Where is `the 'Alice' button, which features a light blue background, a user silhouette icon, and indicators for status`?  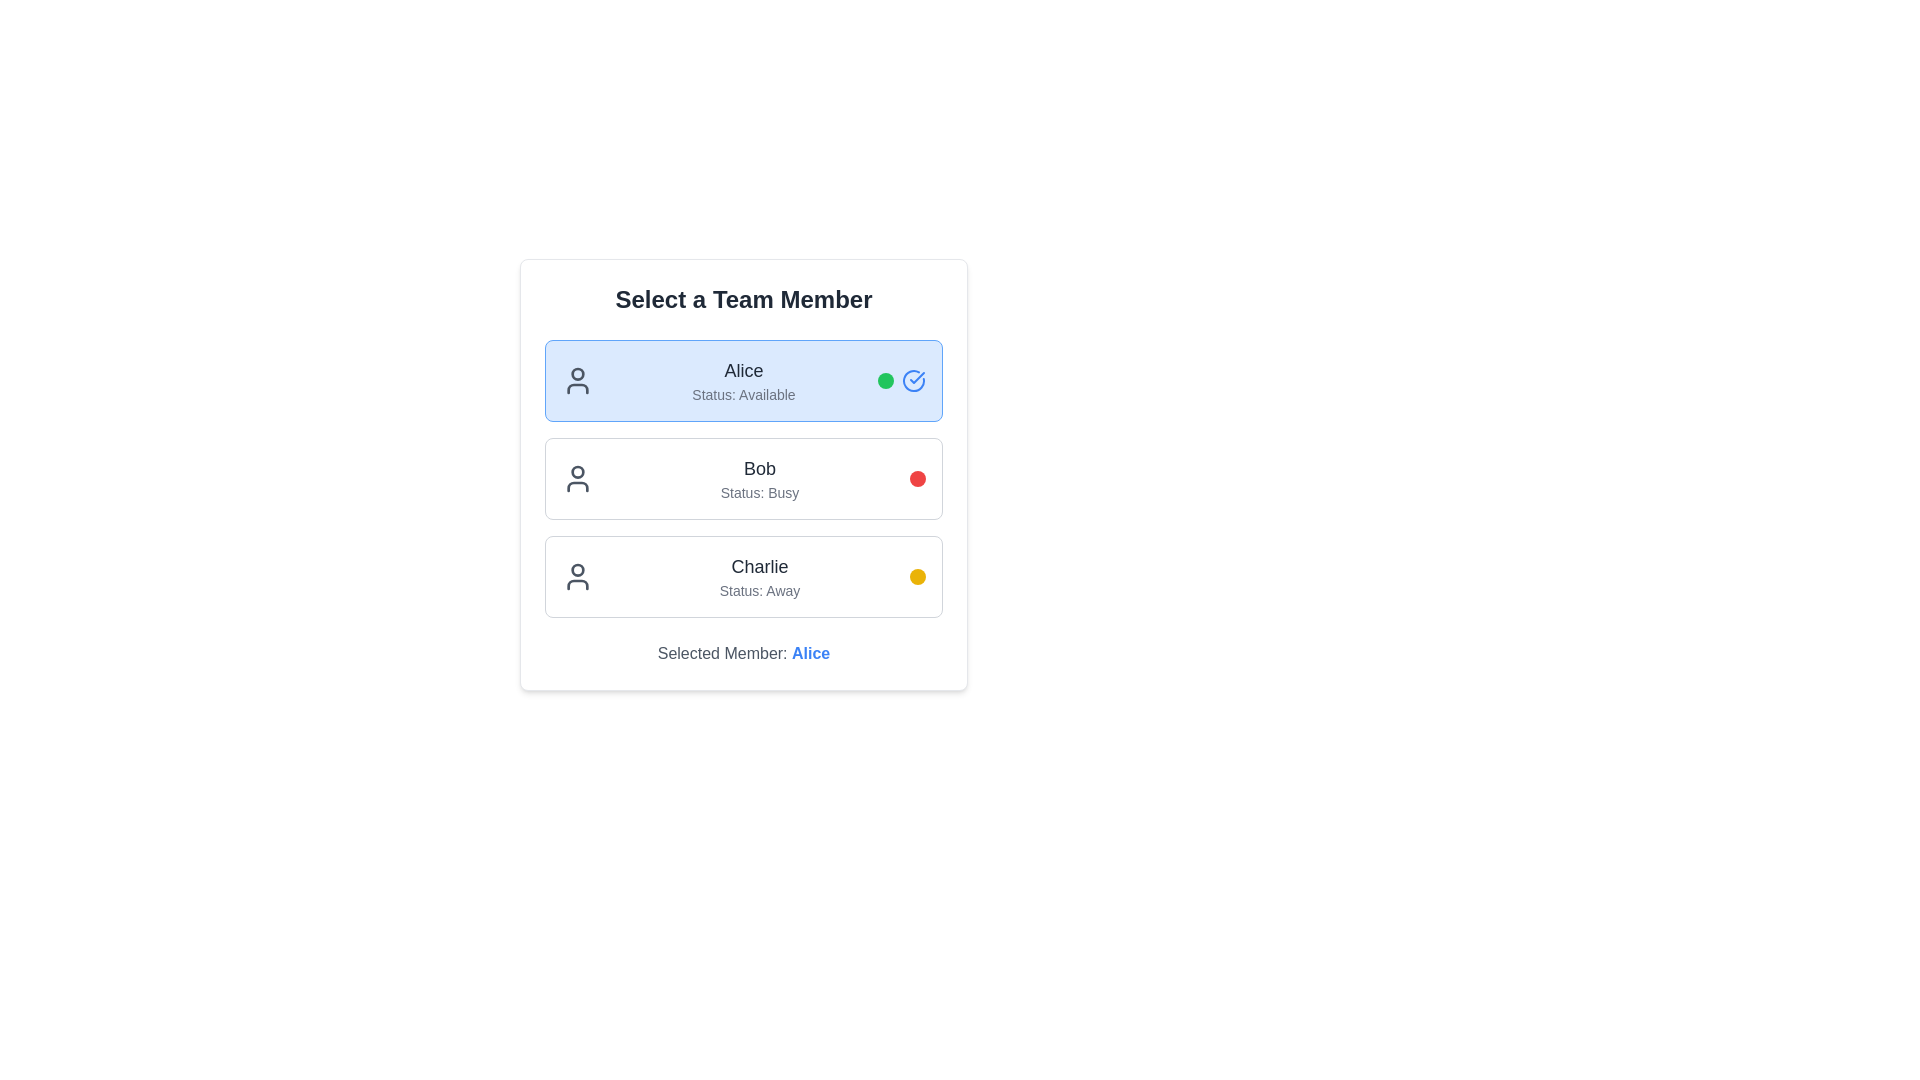
the 'Alice' button, which features a light blue background, a user silhouette icon, and indicators for status is located at coordinates (743, 381).